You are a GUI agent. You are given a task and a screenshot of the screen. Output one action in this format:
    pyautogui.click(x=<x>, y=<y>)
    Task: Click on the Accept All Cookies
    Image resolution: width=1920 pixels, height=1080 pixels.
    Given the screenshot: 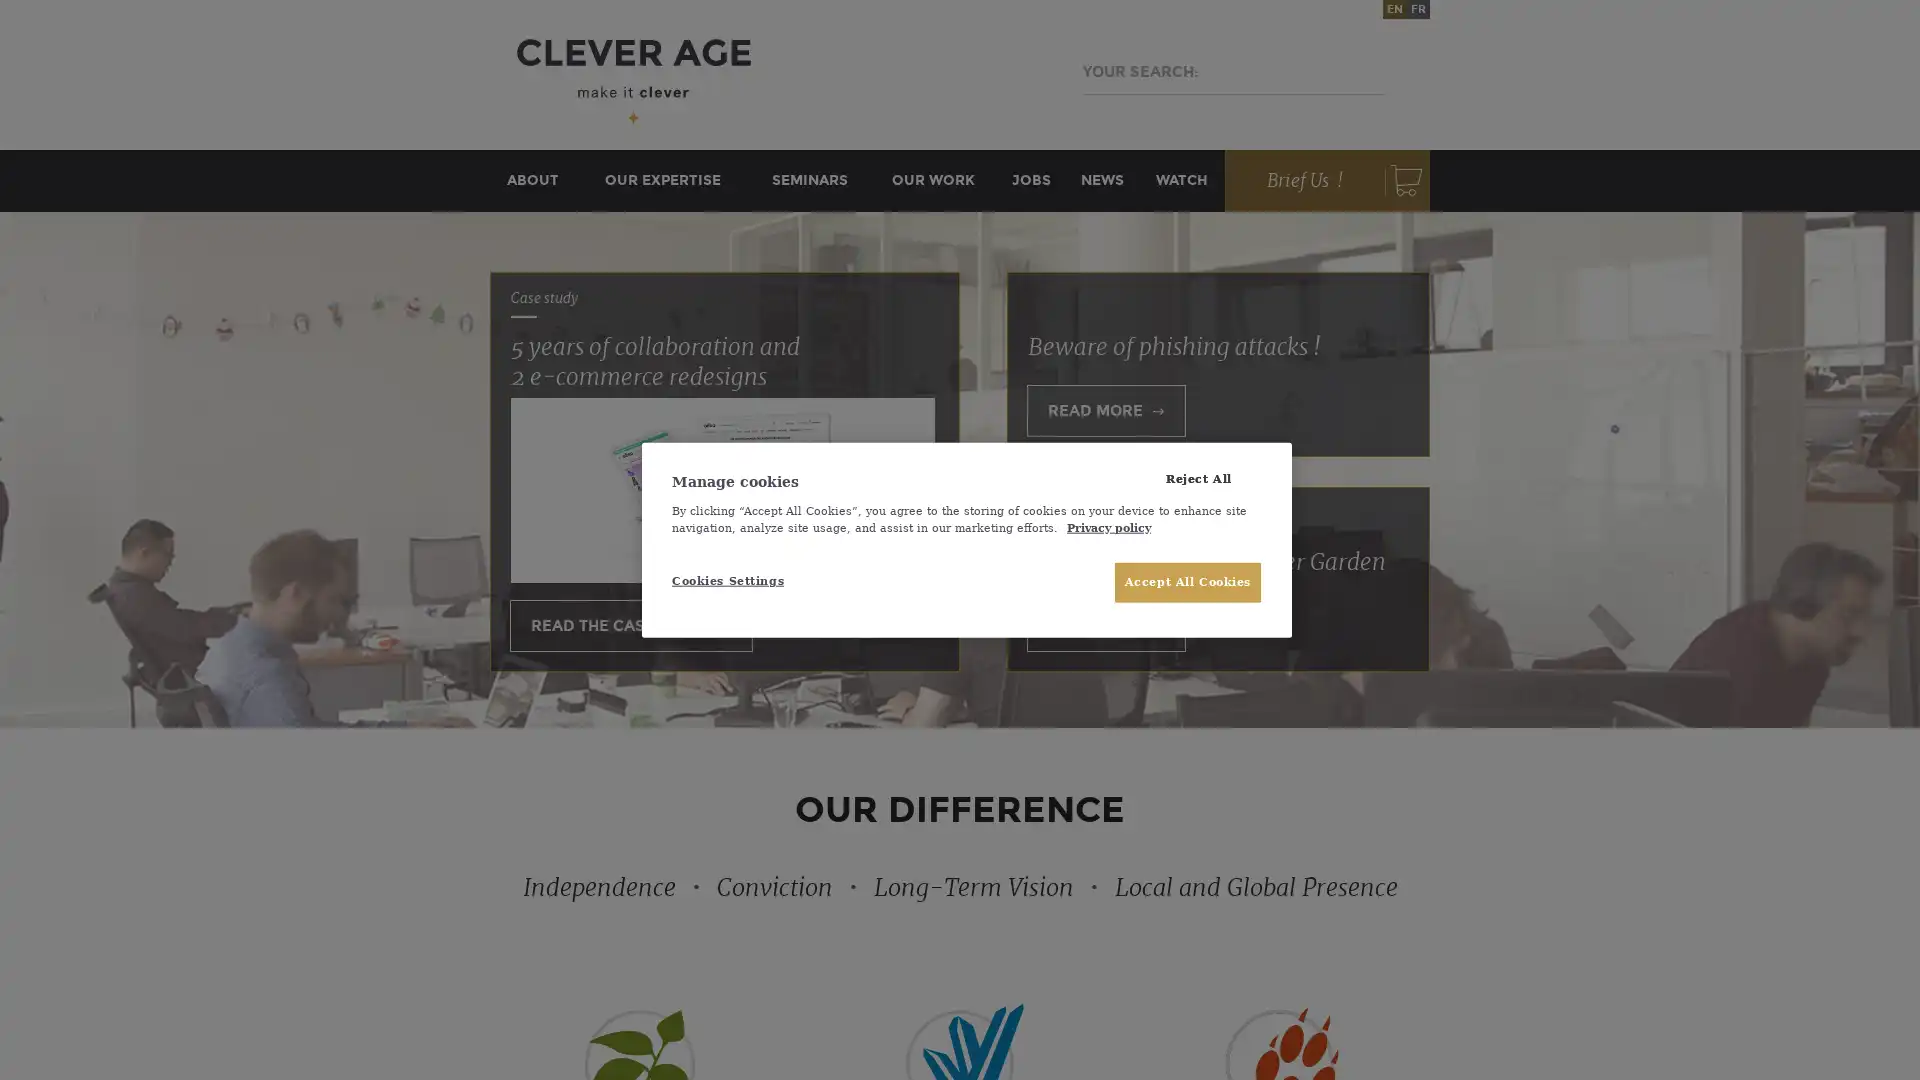 What is the action you would take?
    pyautogui.click(x=1187, y=582)
    